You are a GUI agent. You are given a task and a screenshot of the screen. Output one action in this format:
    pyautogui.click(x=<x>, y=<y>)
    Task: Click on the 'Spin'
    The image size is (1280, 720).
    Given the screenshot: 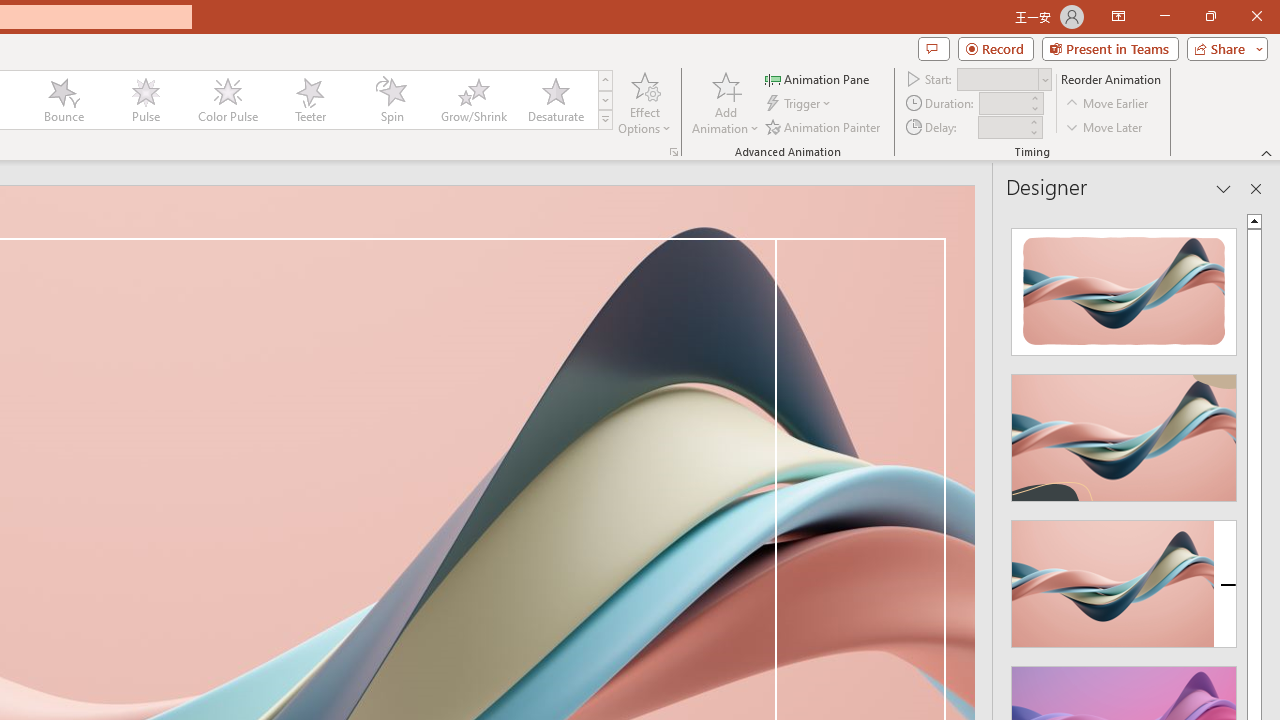 What is the action you would take?
    pyautogui.click(x=391, y=100)
    